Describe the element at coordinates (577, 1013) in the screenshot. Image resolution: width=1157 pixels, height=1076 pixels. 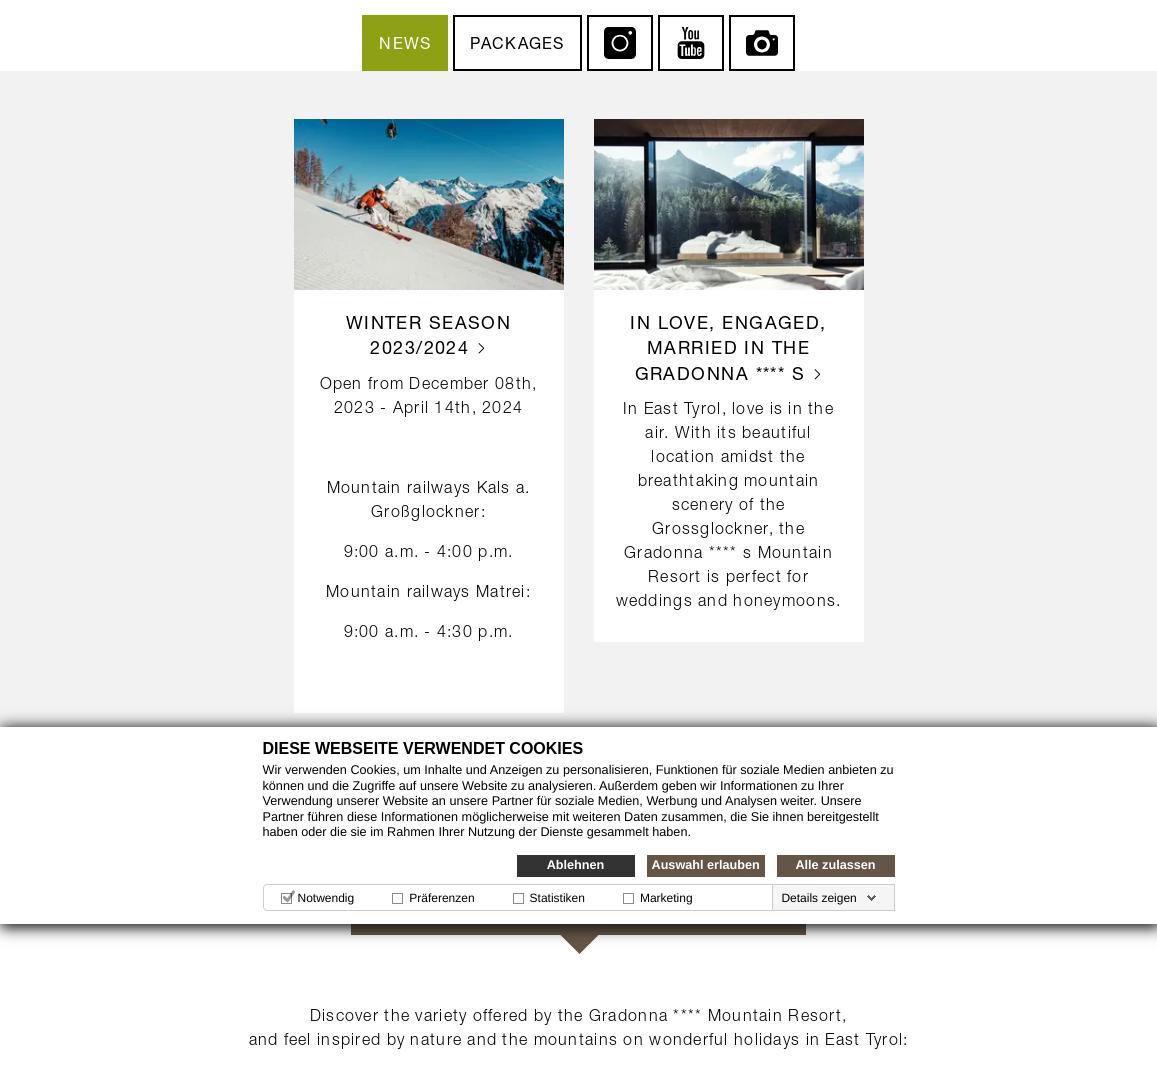
I see `'Discover the variety offered by the Gradonna **** Mountain Resort,'` at that location.